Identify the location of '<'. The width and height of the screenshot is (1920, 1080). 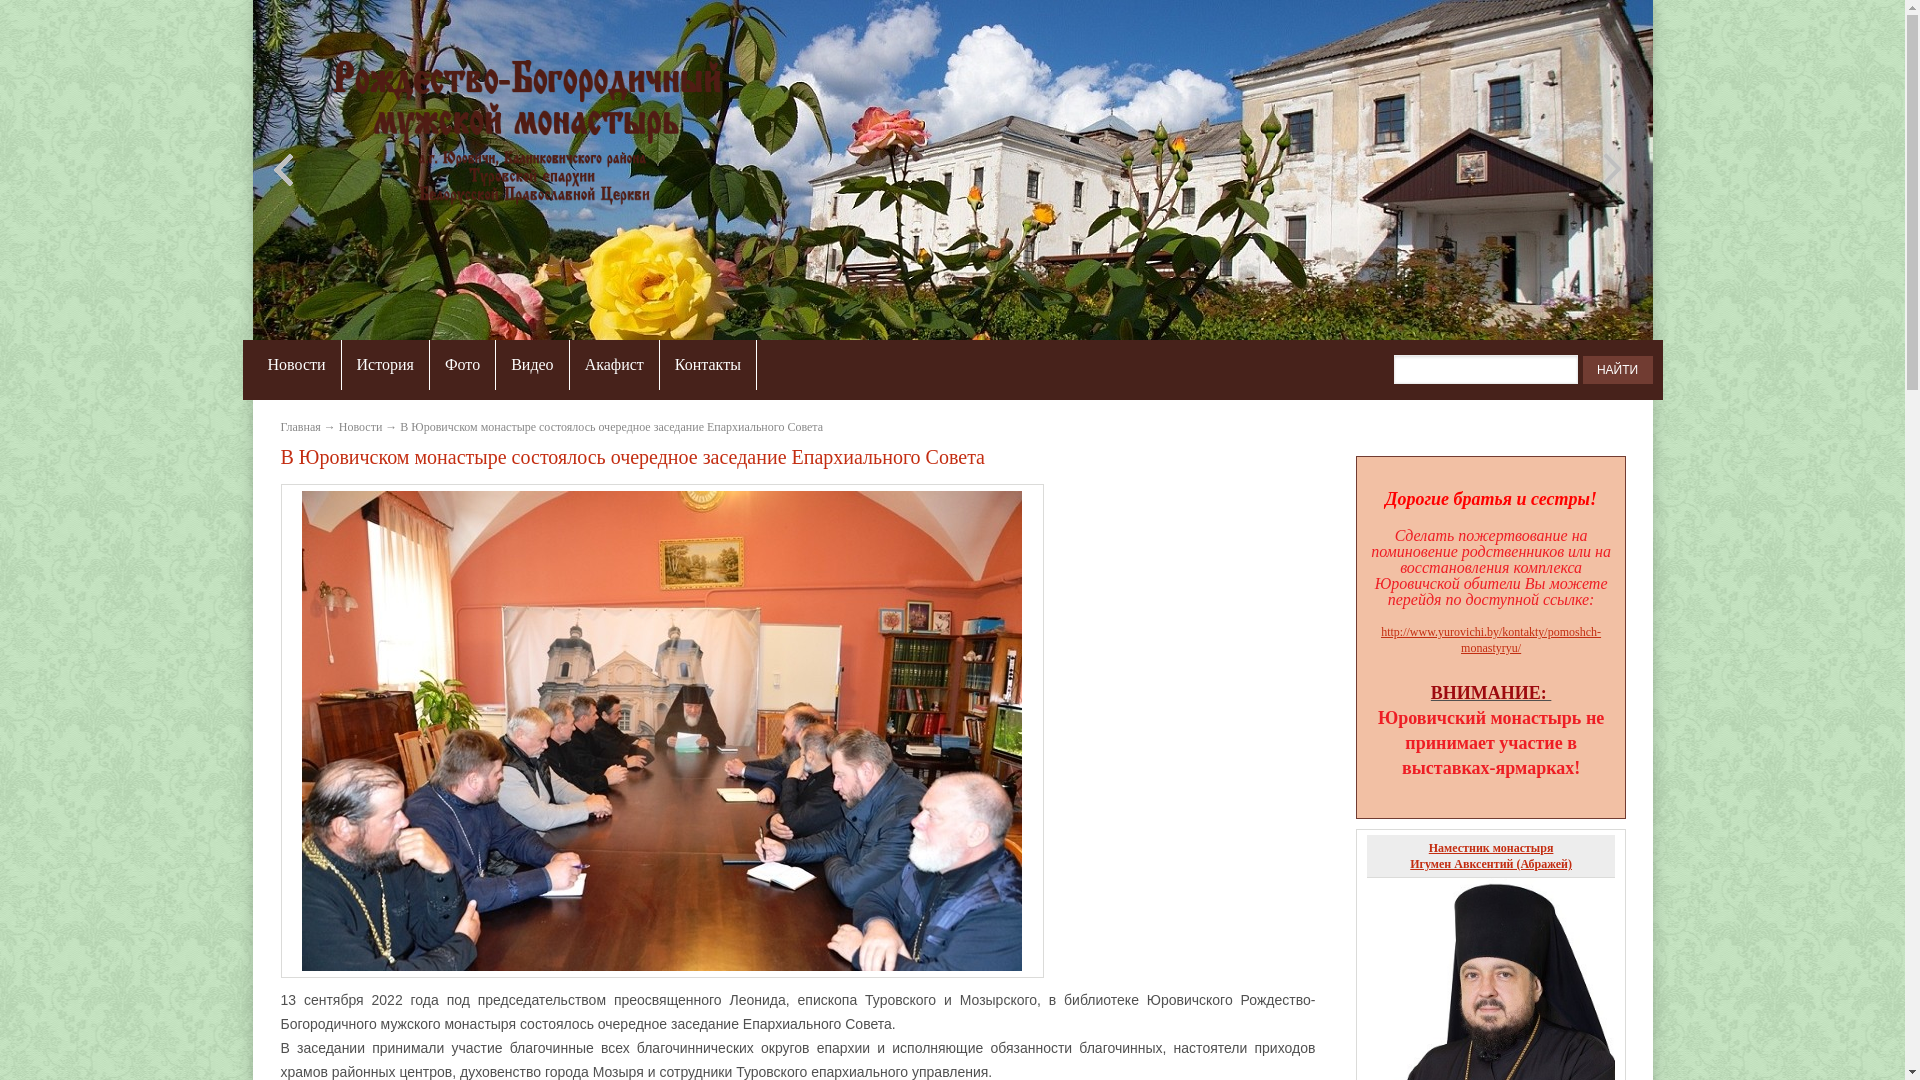
(286, 168).